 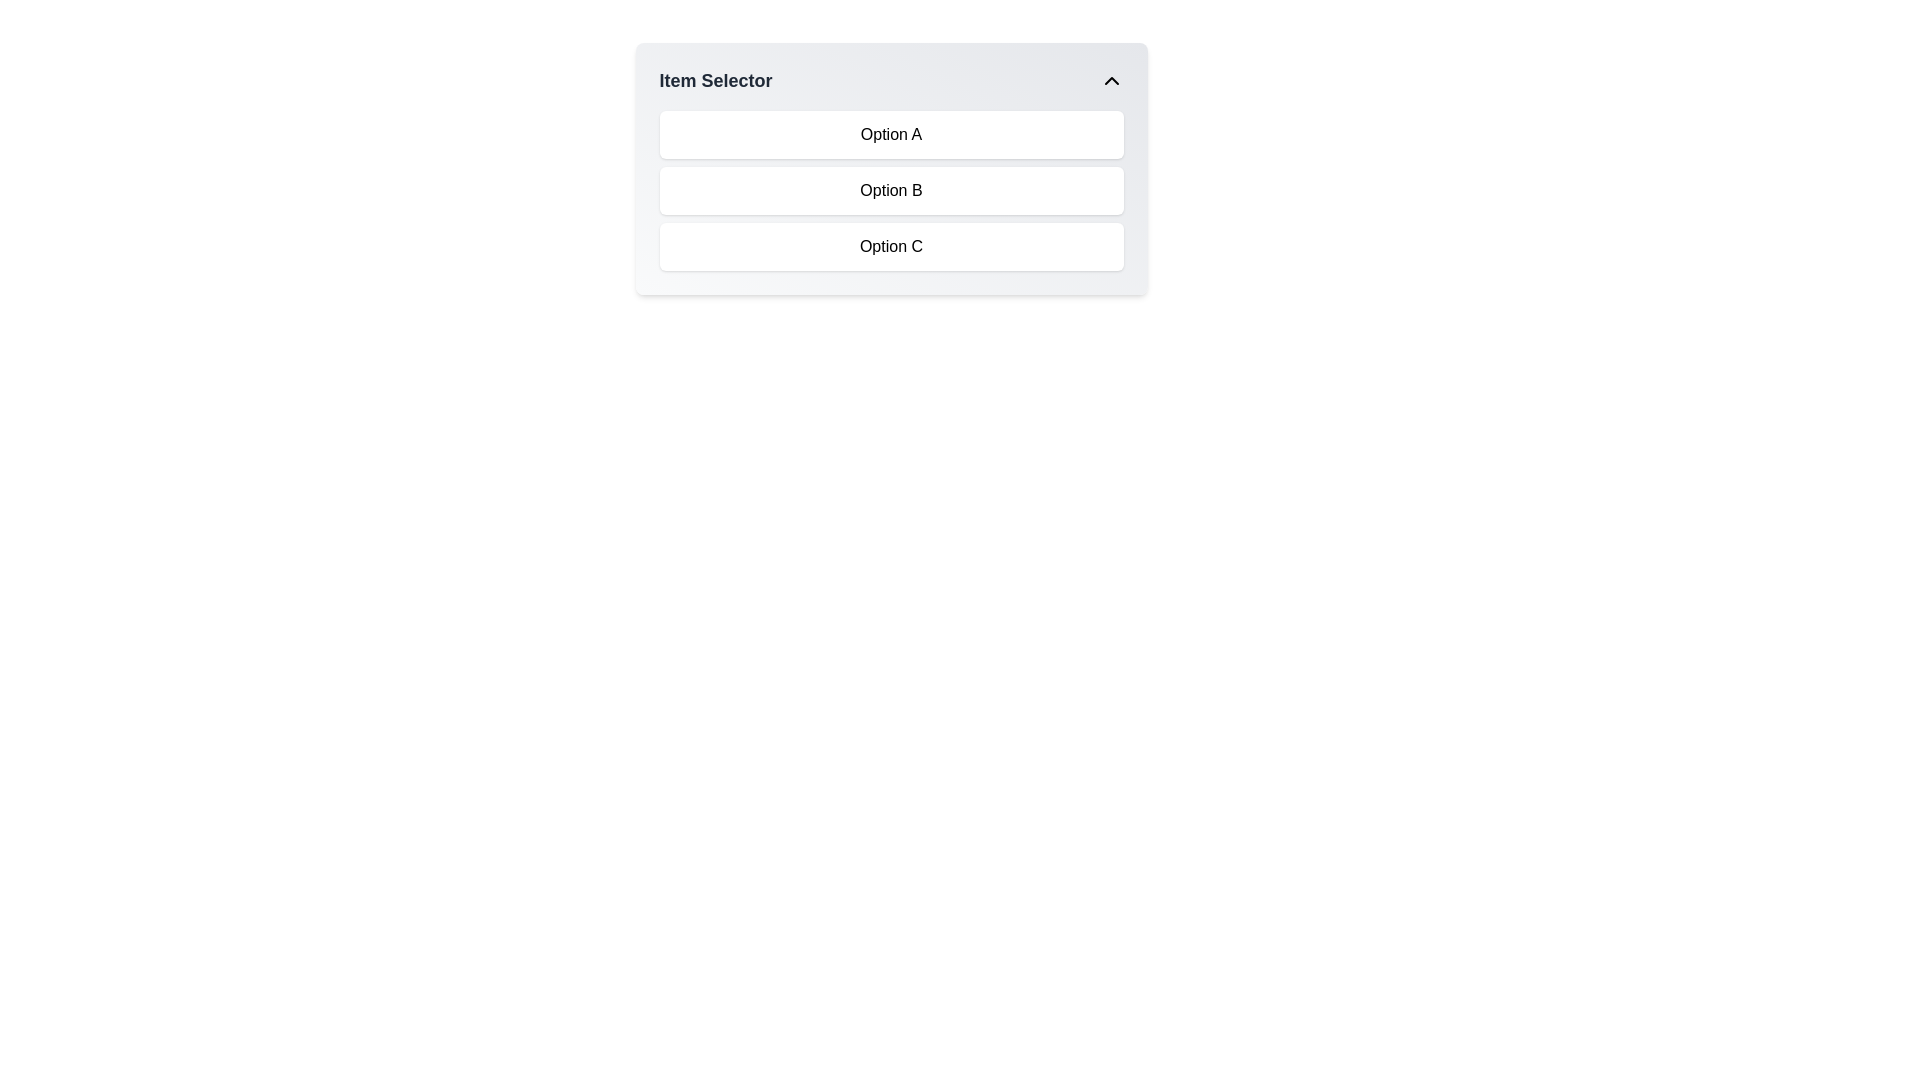 I want to click on the 'Option C' button located at the center of the third item in the vertical list under 'Item Selector', so click(x=890, y=245).